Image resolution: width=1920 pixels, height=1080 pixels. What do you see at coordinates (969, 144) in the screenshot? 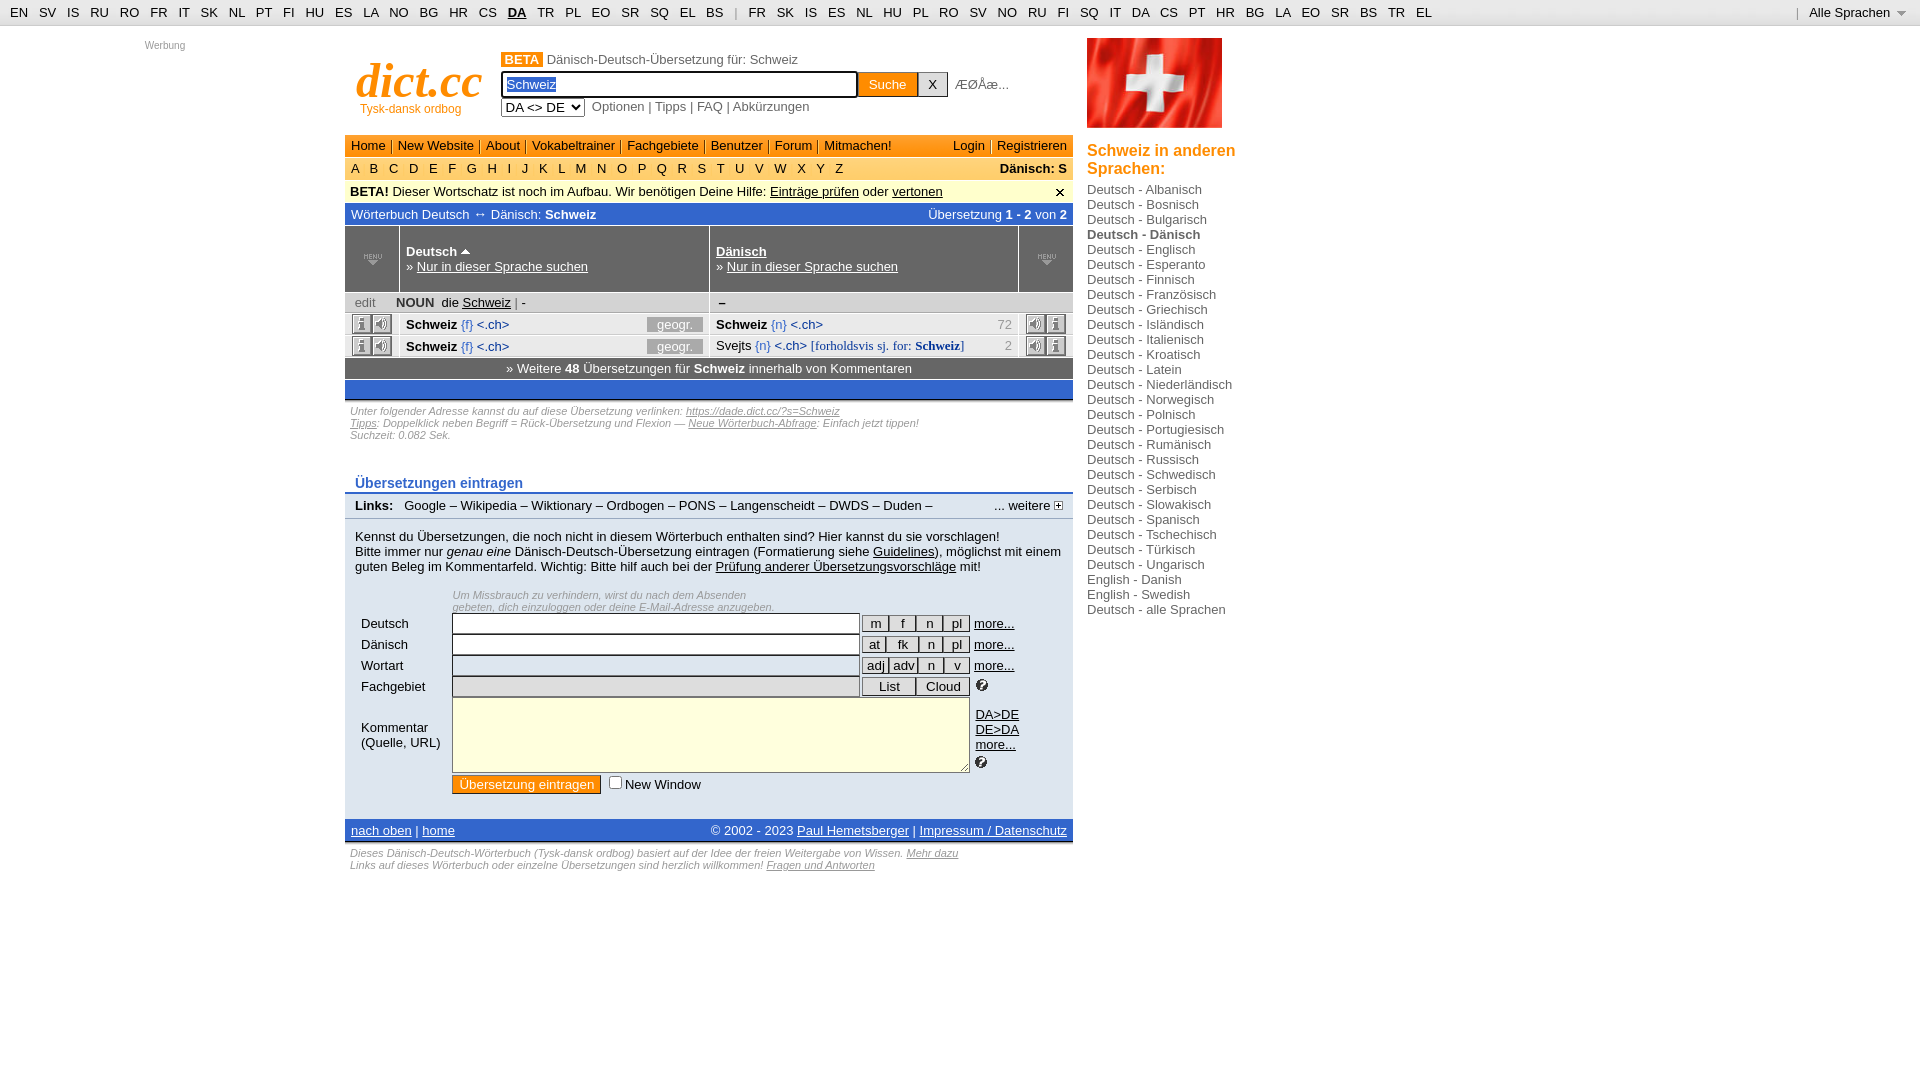
I see `'Login'` at bounding box center [969, 144].